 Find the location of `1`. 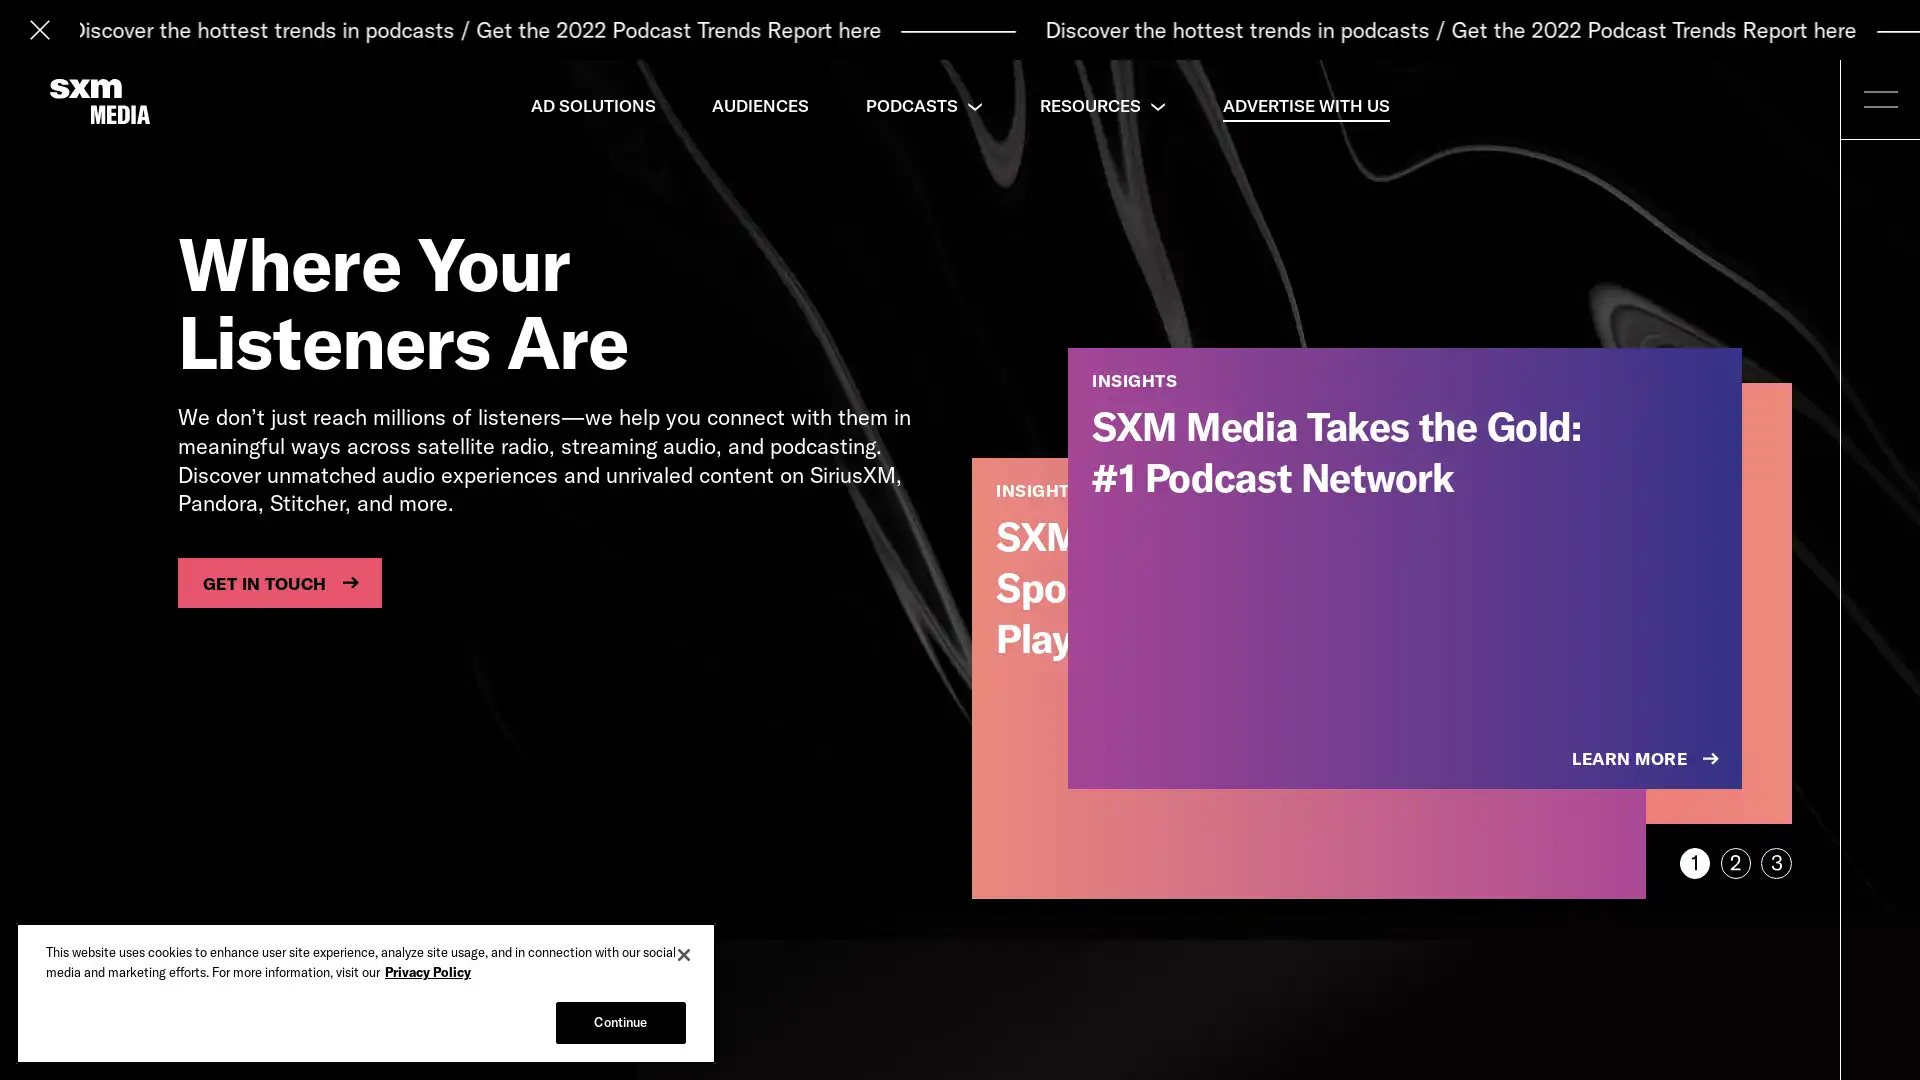

1 is located at coordinates (1693, 862).